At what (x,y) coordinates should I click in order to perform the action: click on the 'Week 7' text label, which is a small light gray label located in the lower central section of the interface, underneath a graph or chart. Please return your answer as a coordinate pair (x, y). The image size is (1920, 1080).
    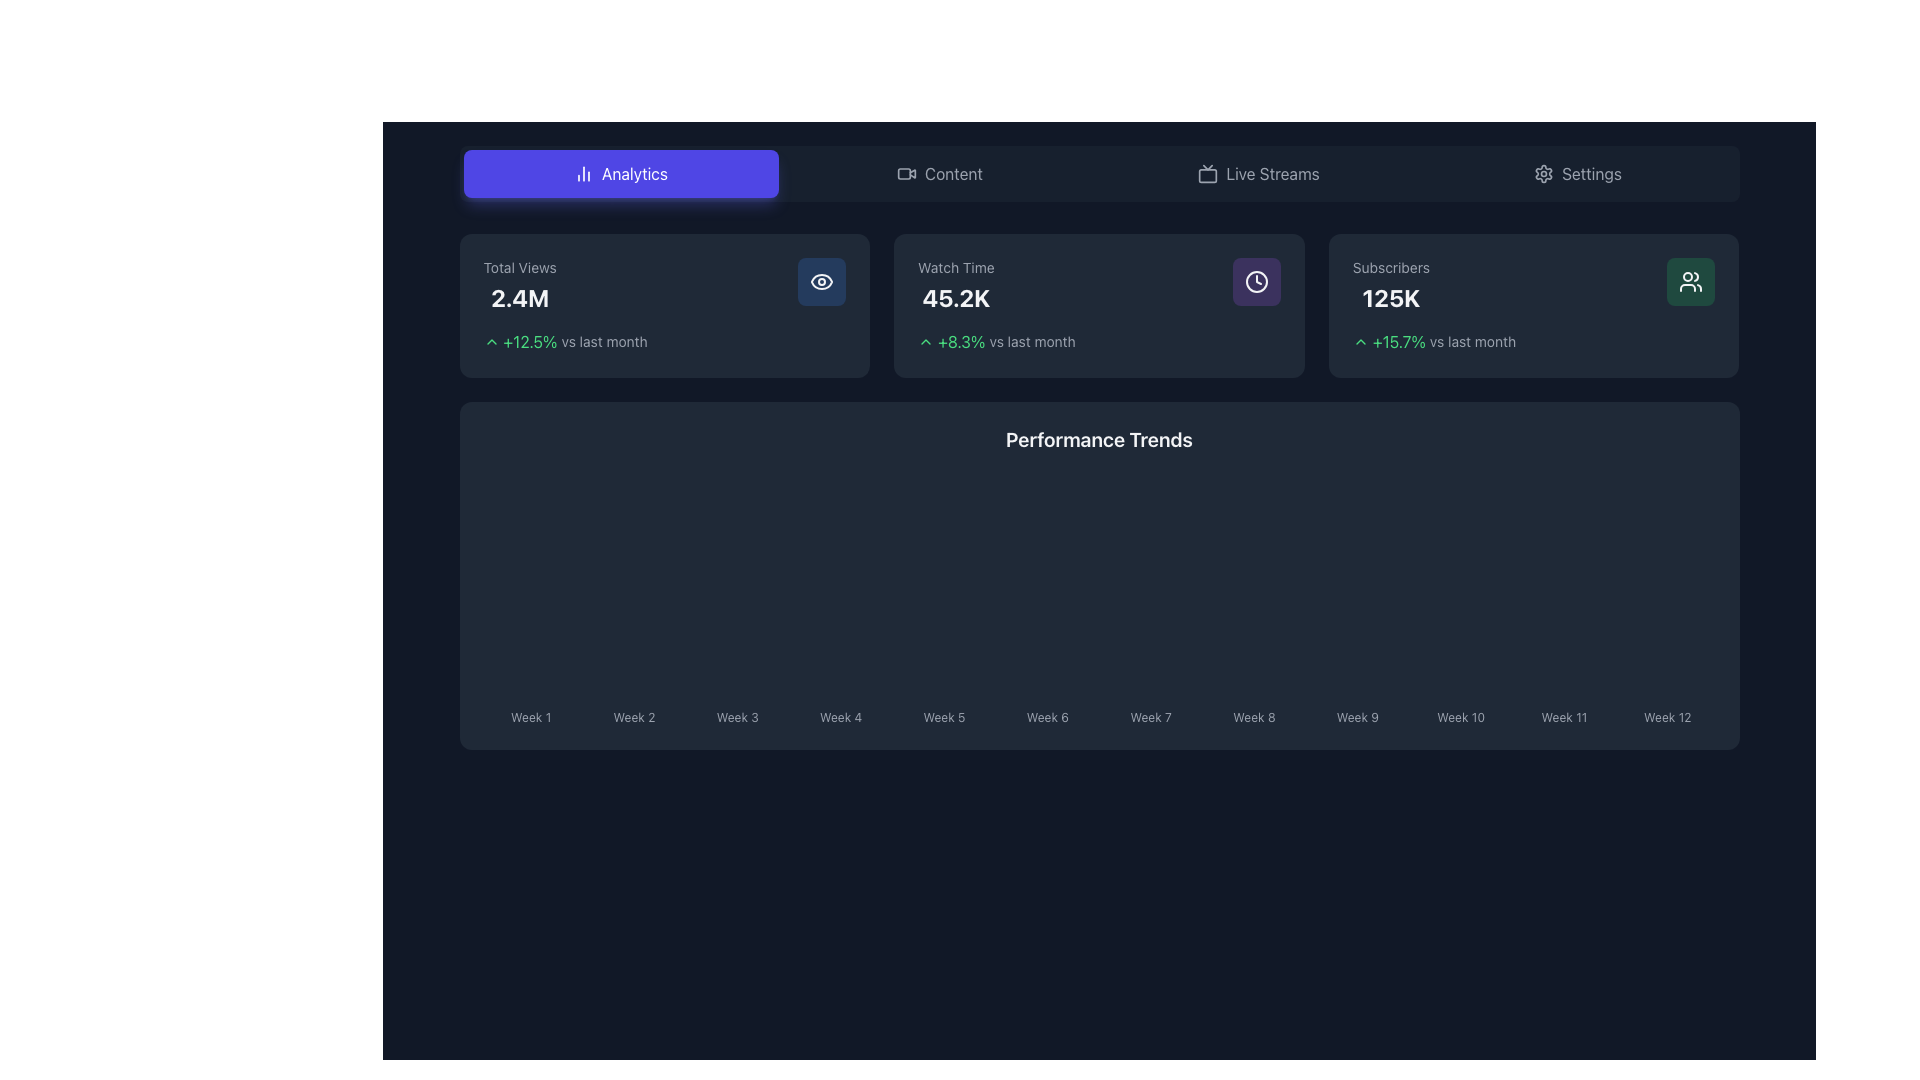
    Looking at the image, I should click on (1151, 716).